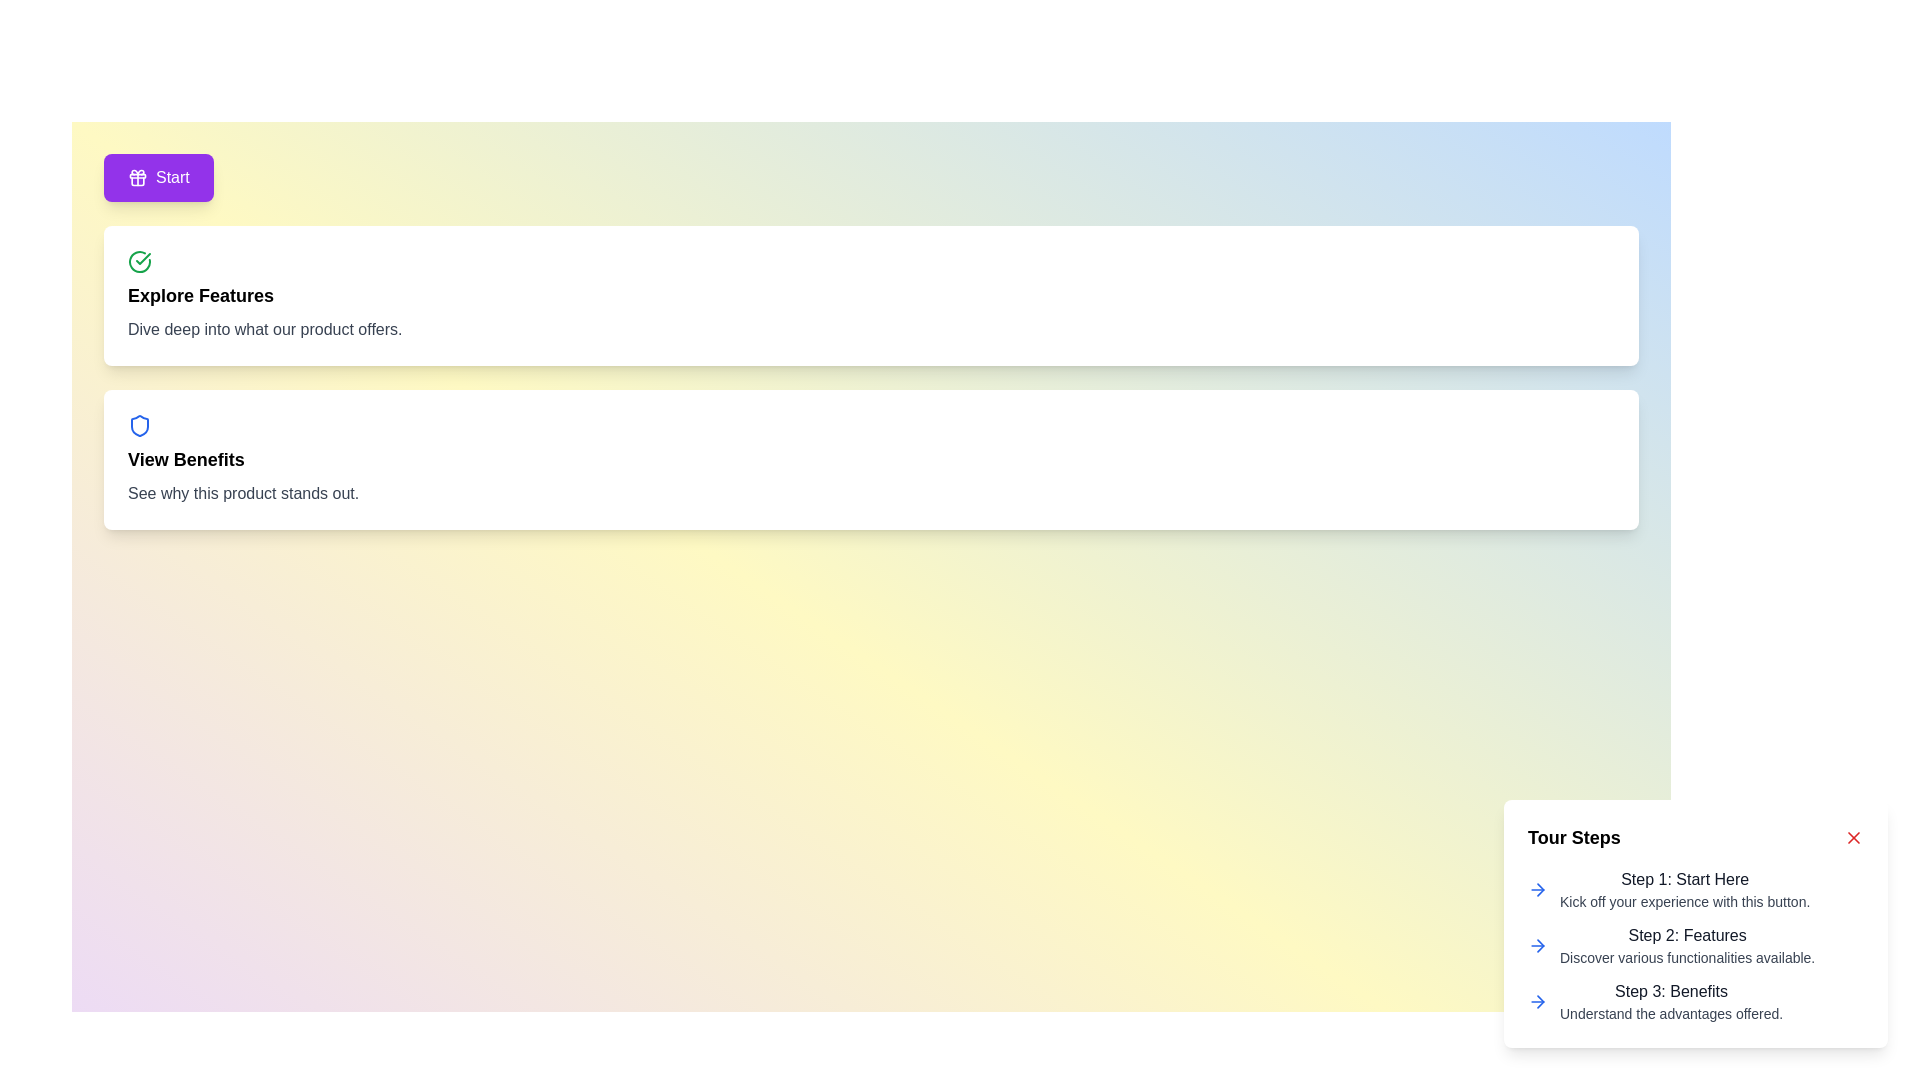 The image size is (1920, 1080). I want to click on the static informative text that reads 'Kick off your experience with this button.' positioned below 'Step 1: Start Here.', so click(1684, 902).